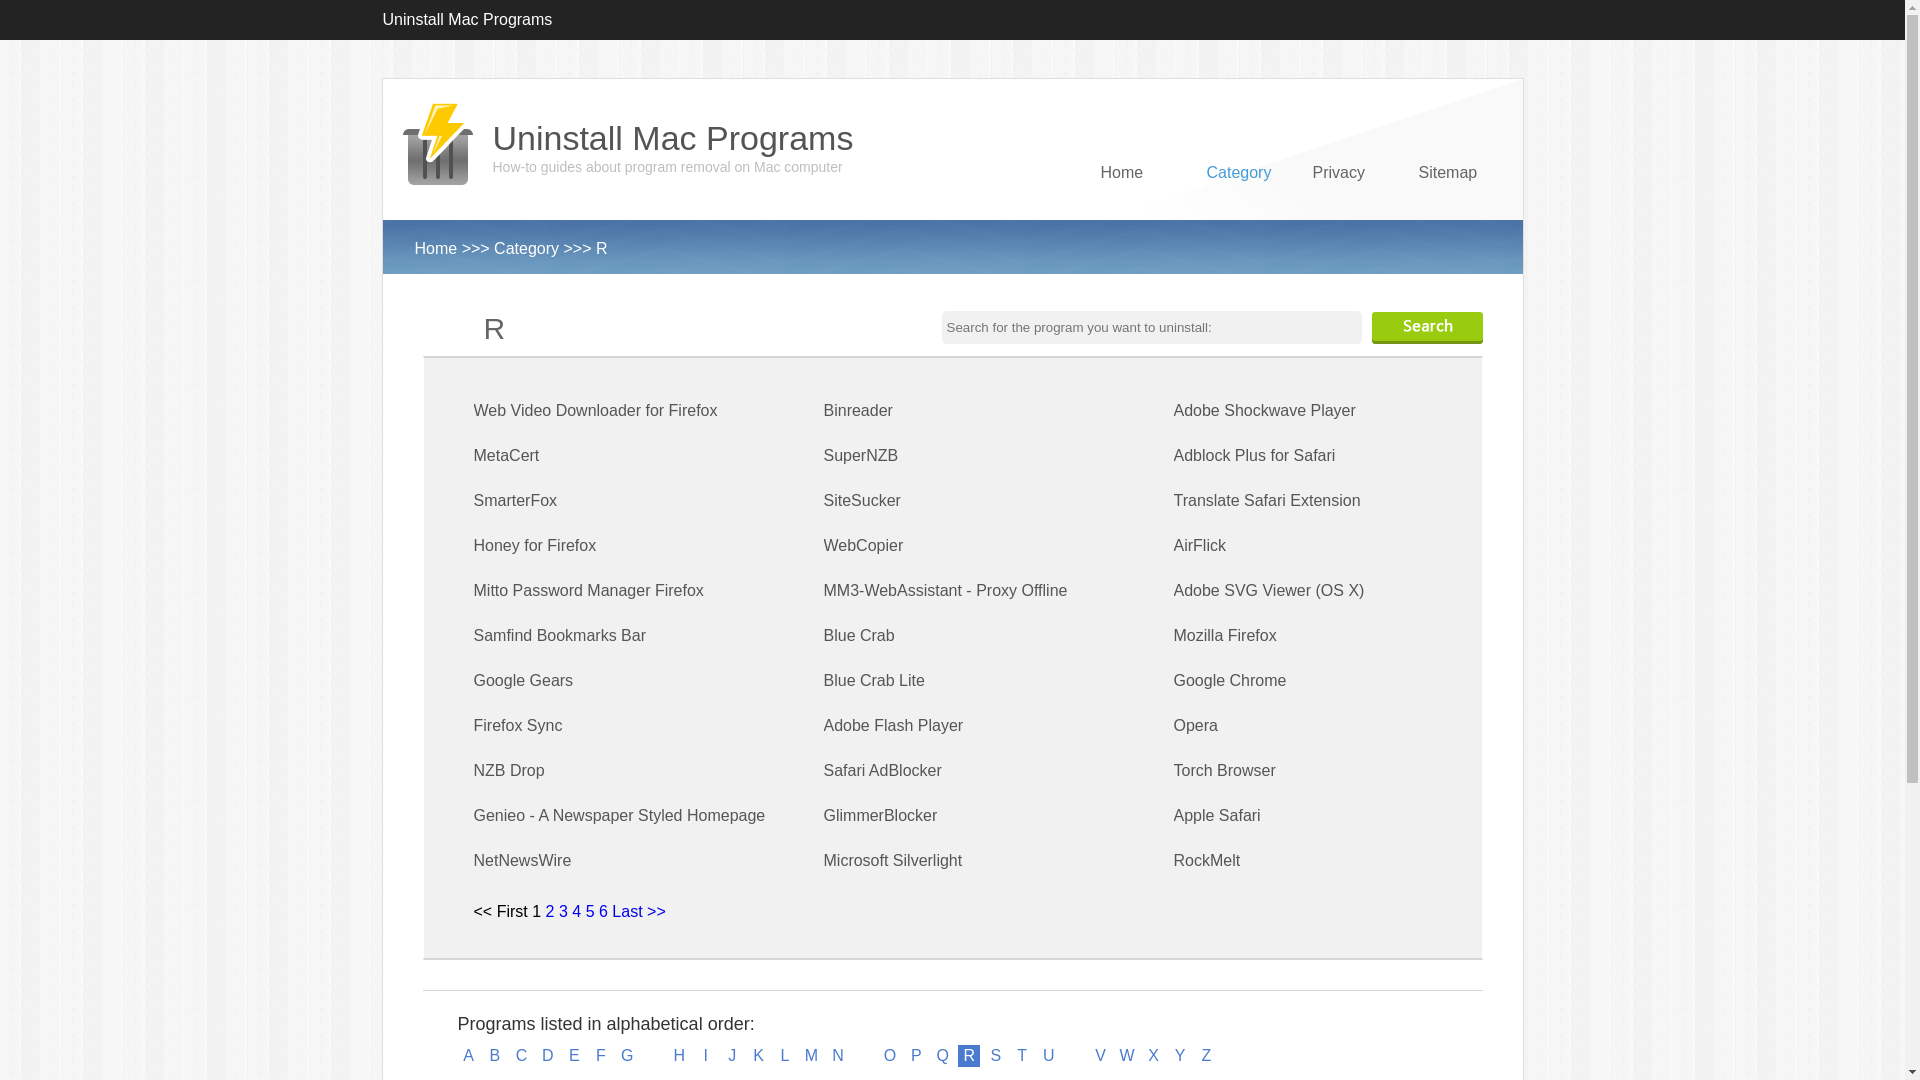  What do you see at coordinates (1268, 589) in the screenshot?
I see `'Adobe SVG Viewer (OS X)'` at bounding box center [1268, 589].